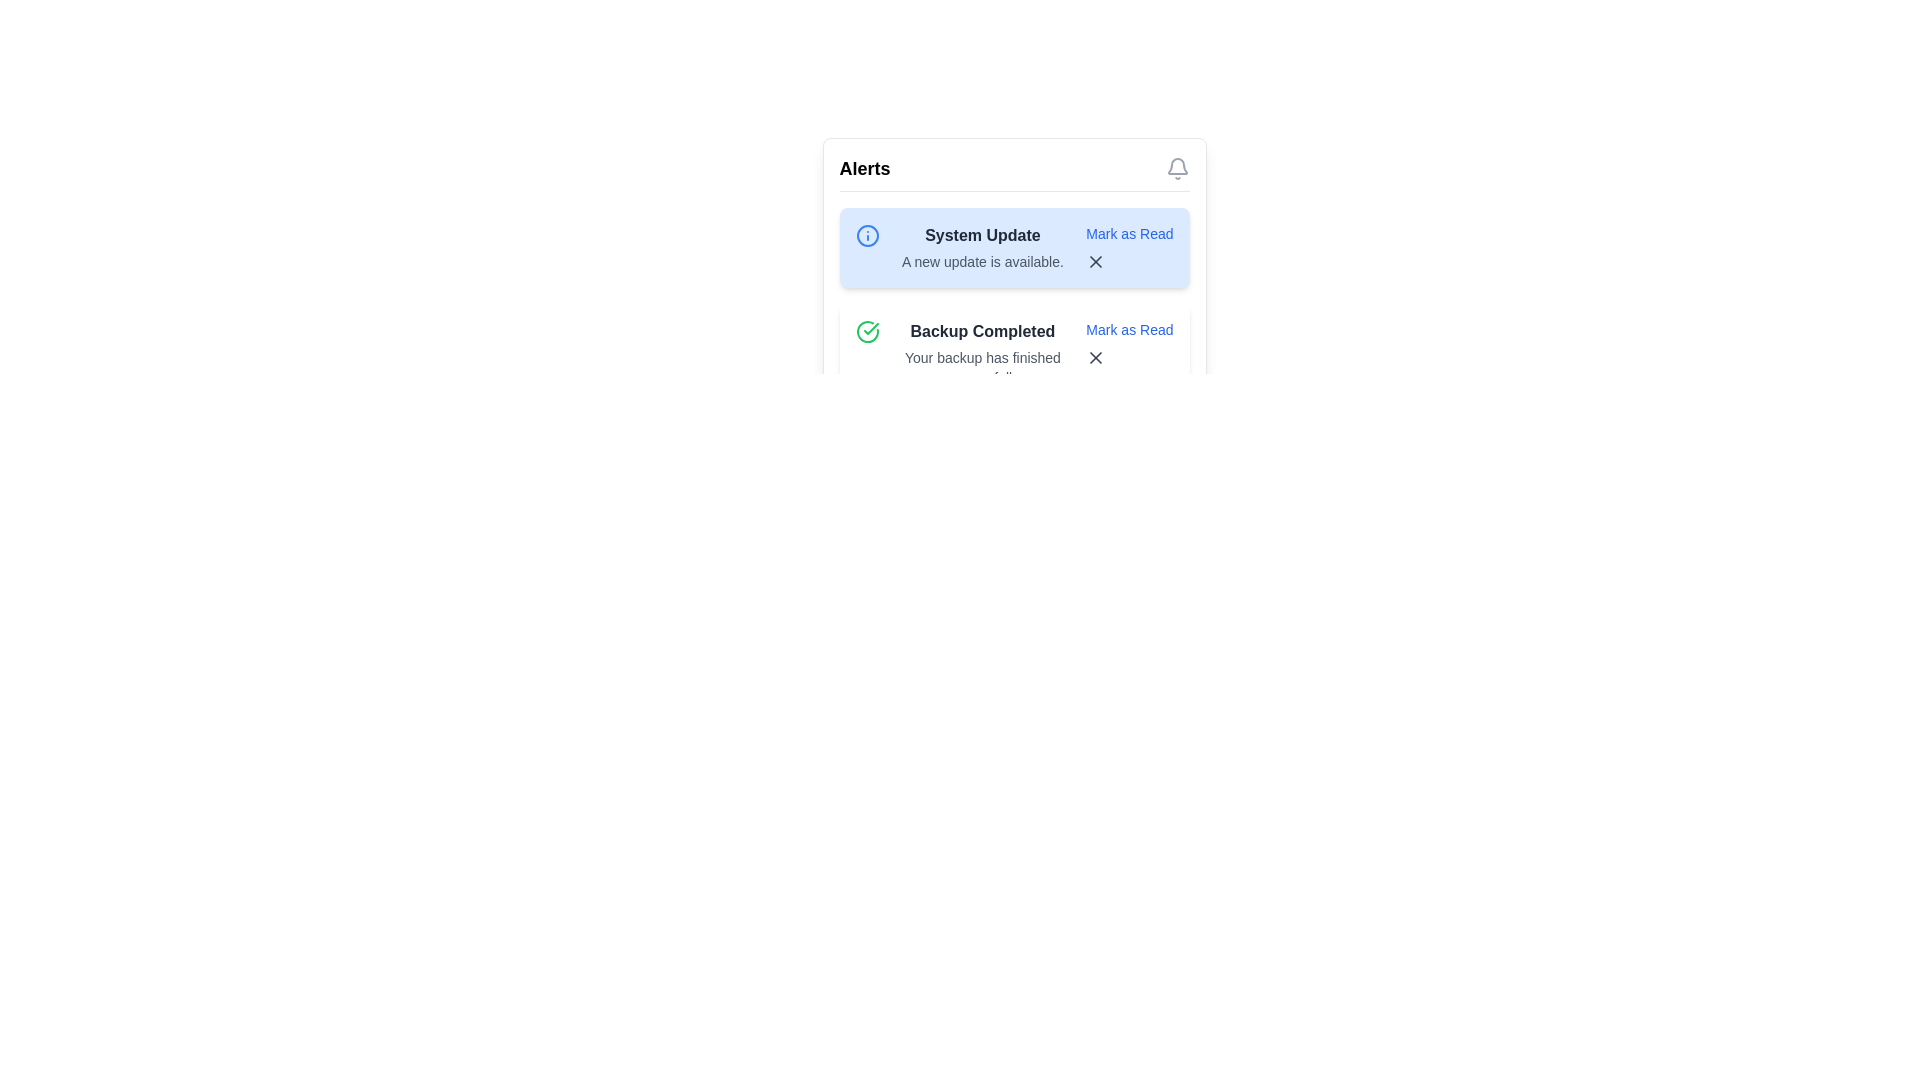 The height and width of the screenshot is (1080, 1920). What do you see at coordinates (1095, 357) in the screenshot?
I see `the second 'X' icon button in the alert panel` at bounding box center [1095, 357].